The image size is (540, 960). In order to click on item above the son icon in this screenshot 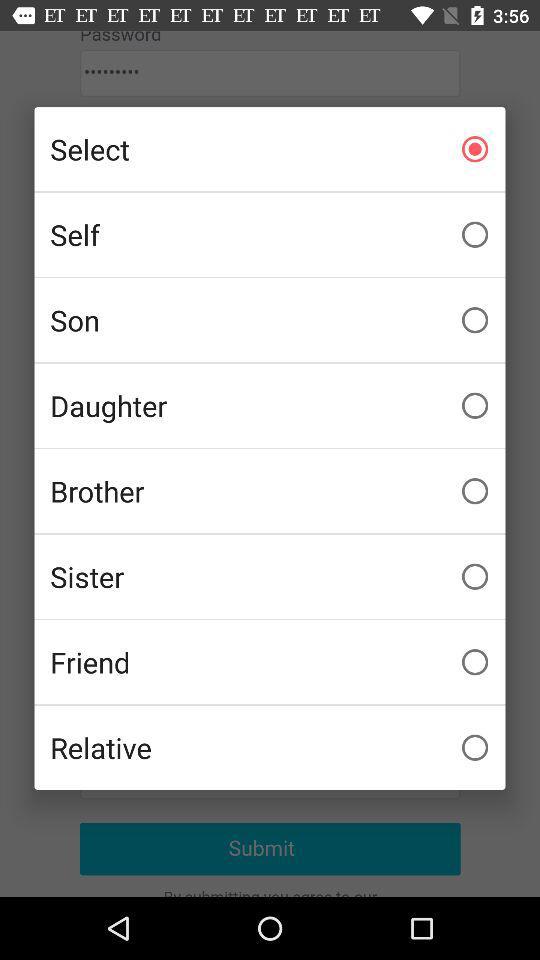, I will do `click(270, 234)`.